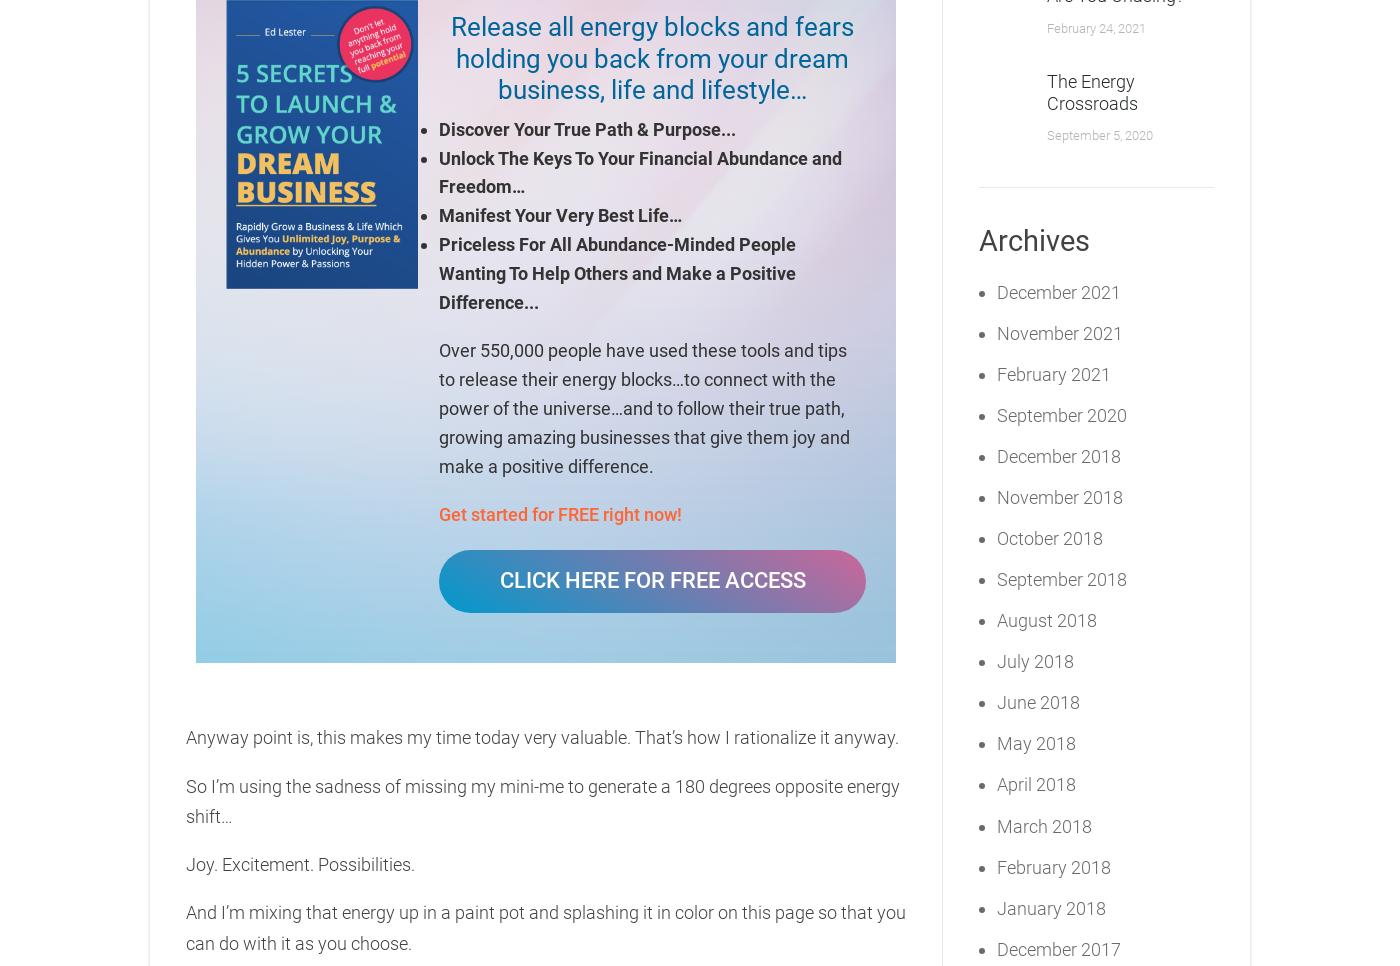  Describe the element at coordinates (996, 783) in the screenshot. I see `'April 2018'` at that location.